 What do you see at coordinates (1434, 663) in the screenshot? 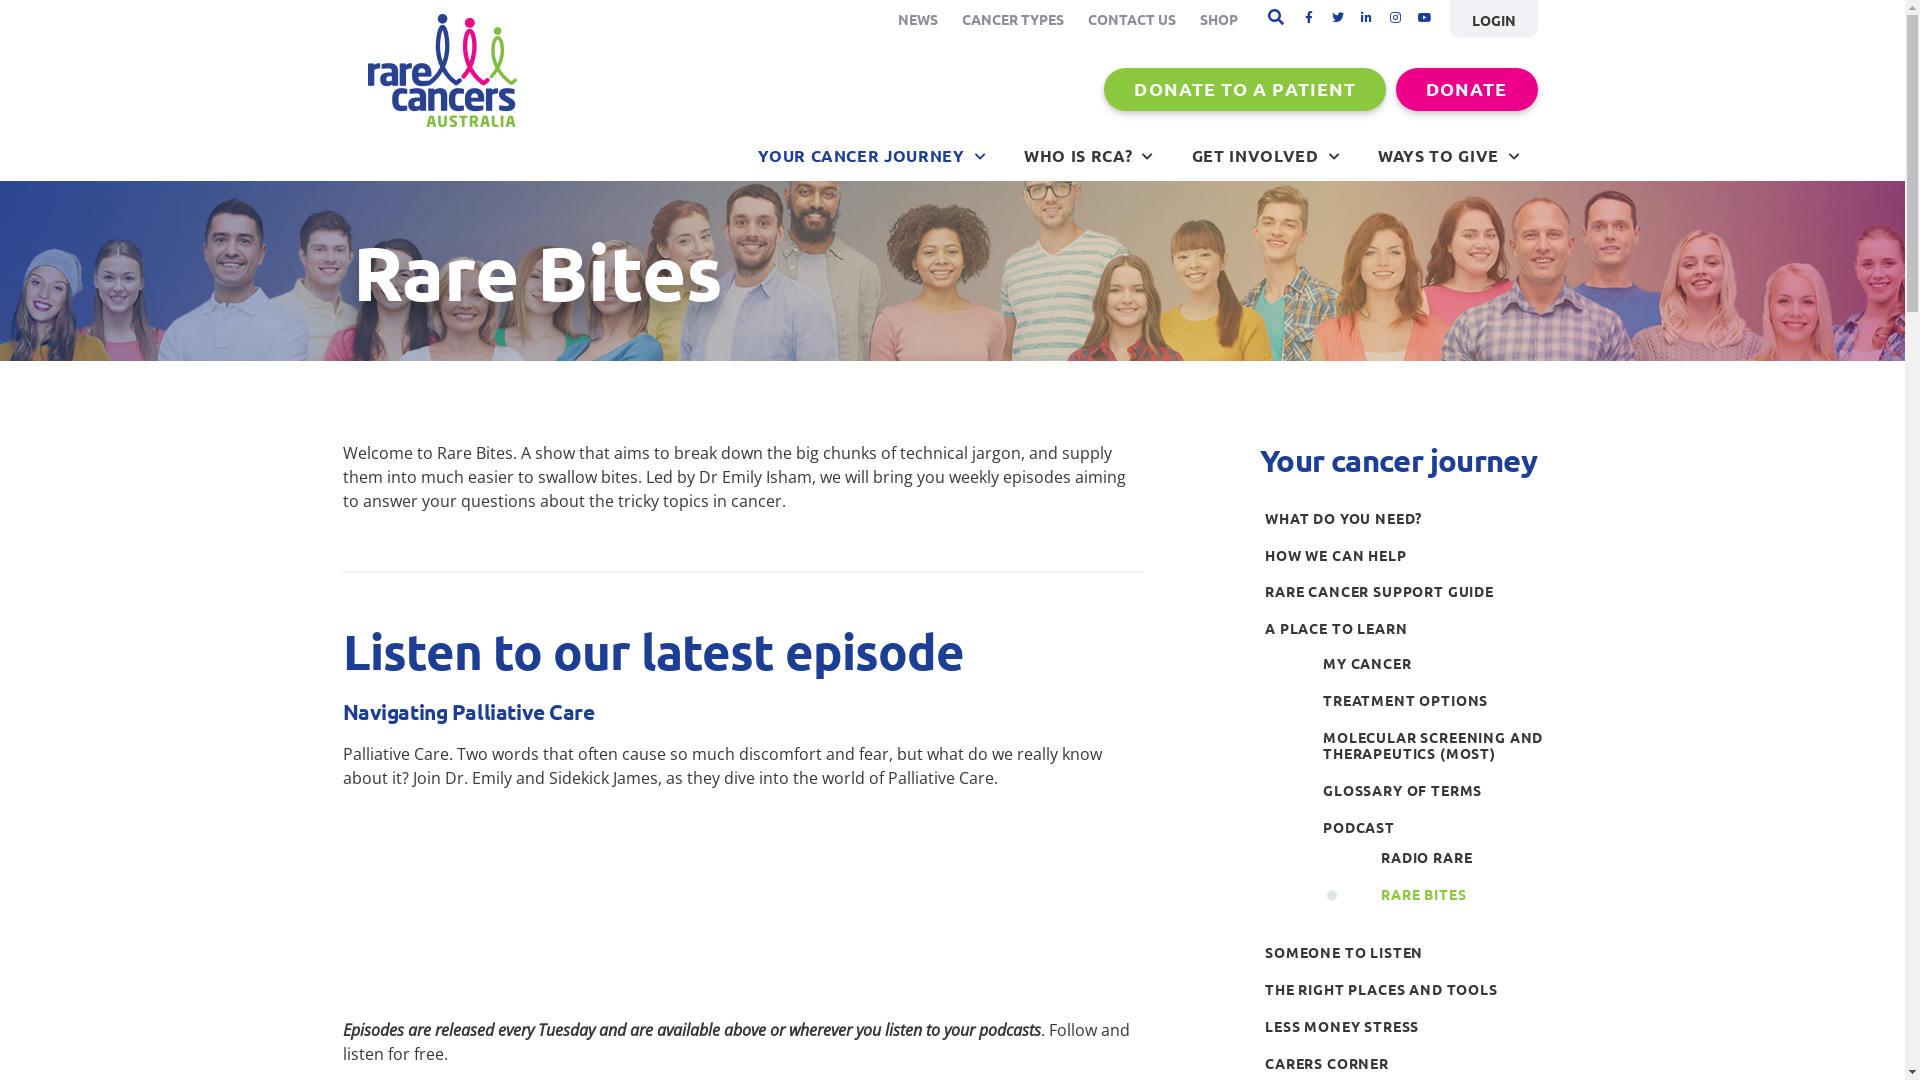
I see `'MY CANCER'` at bounding box center [1434, 663].